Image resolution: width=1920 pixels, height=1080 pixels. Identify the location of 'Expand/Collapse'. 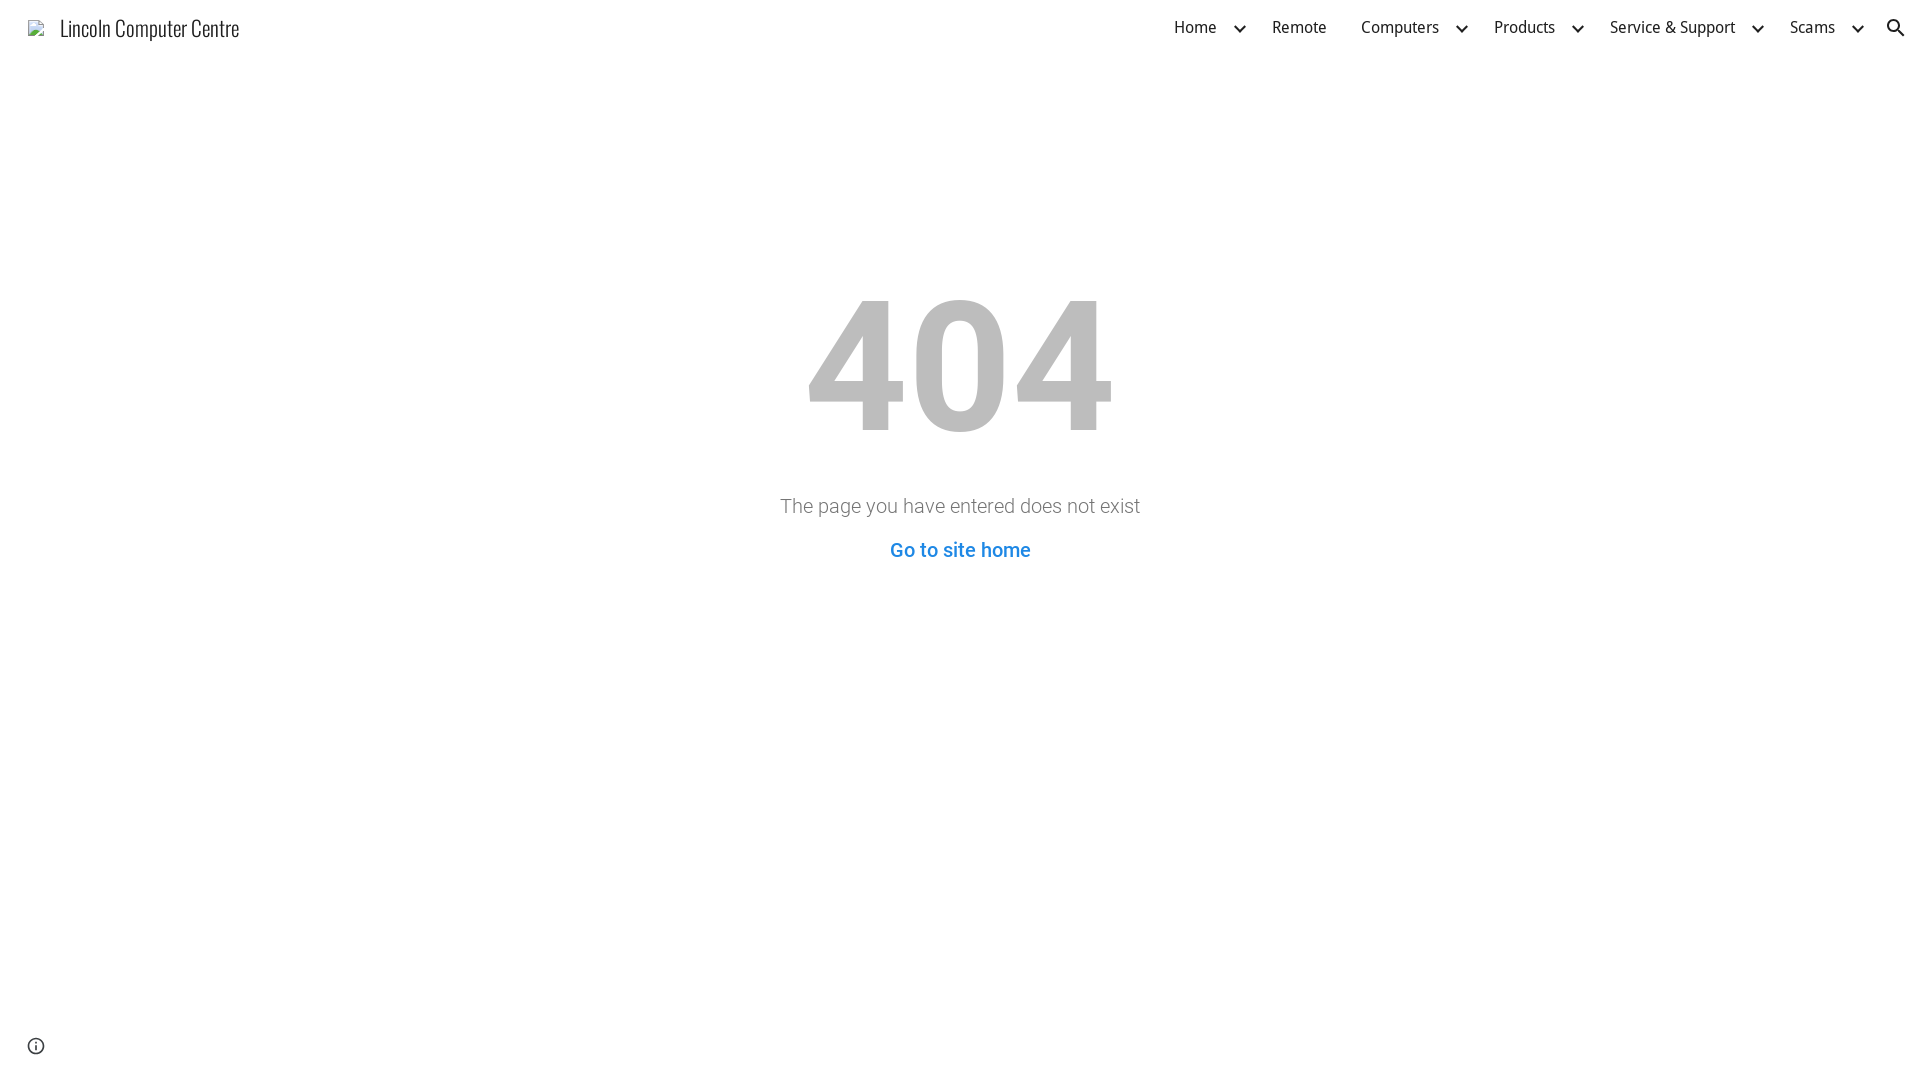
(1567, 27).